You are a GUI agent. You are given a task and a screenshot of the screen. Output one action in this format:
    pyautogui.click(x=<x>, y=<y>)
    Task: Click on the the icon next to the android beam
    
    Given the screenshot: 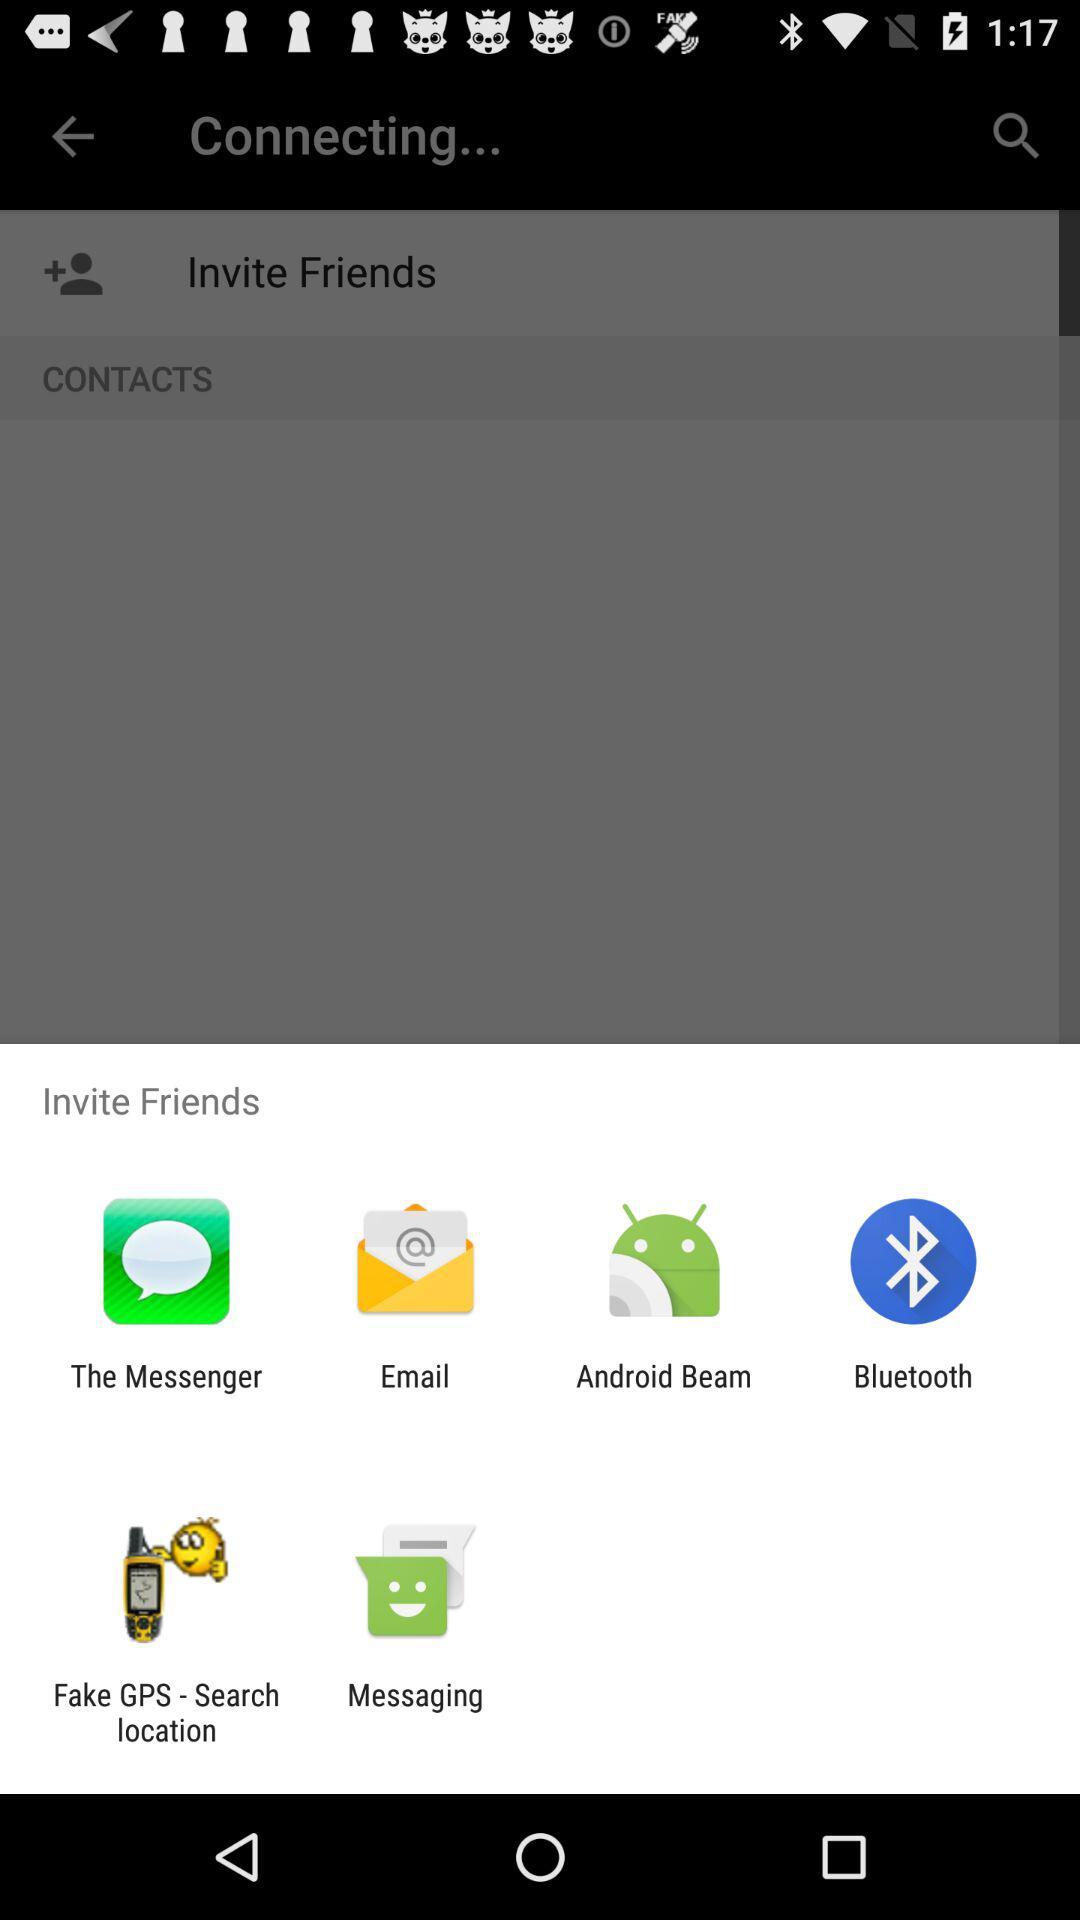 What is the action you would take?
    pyautogui.click(x=414, y=1392)
    